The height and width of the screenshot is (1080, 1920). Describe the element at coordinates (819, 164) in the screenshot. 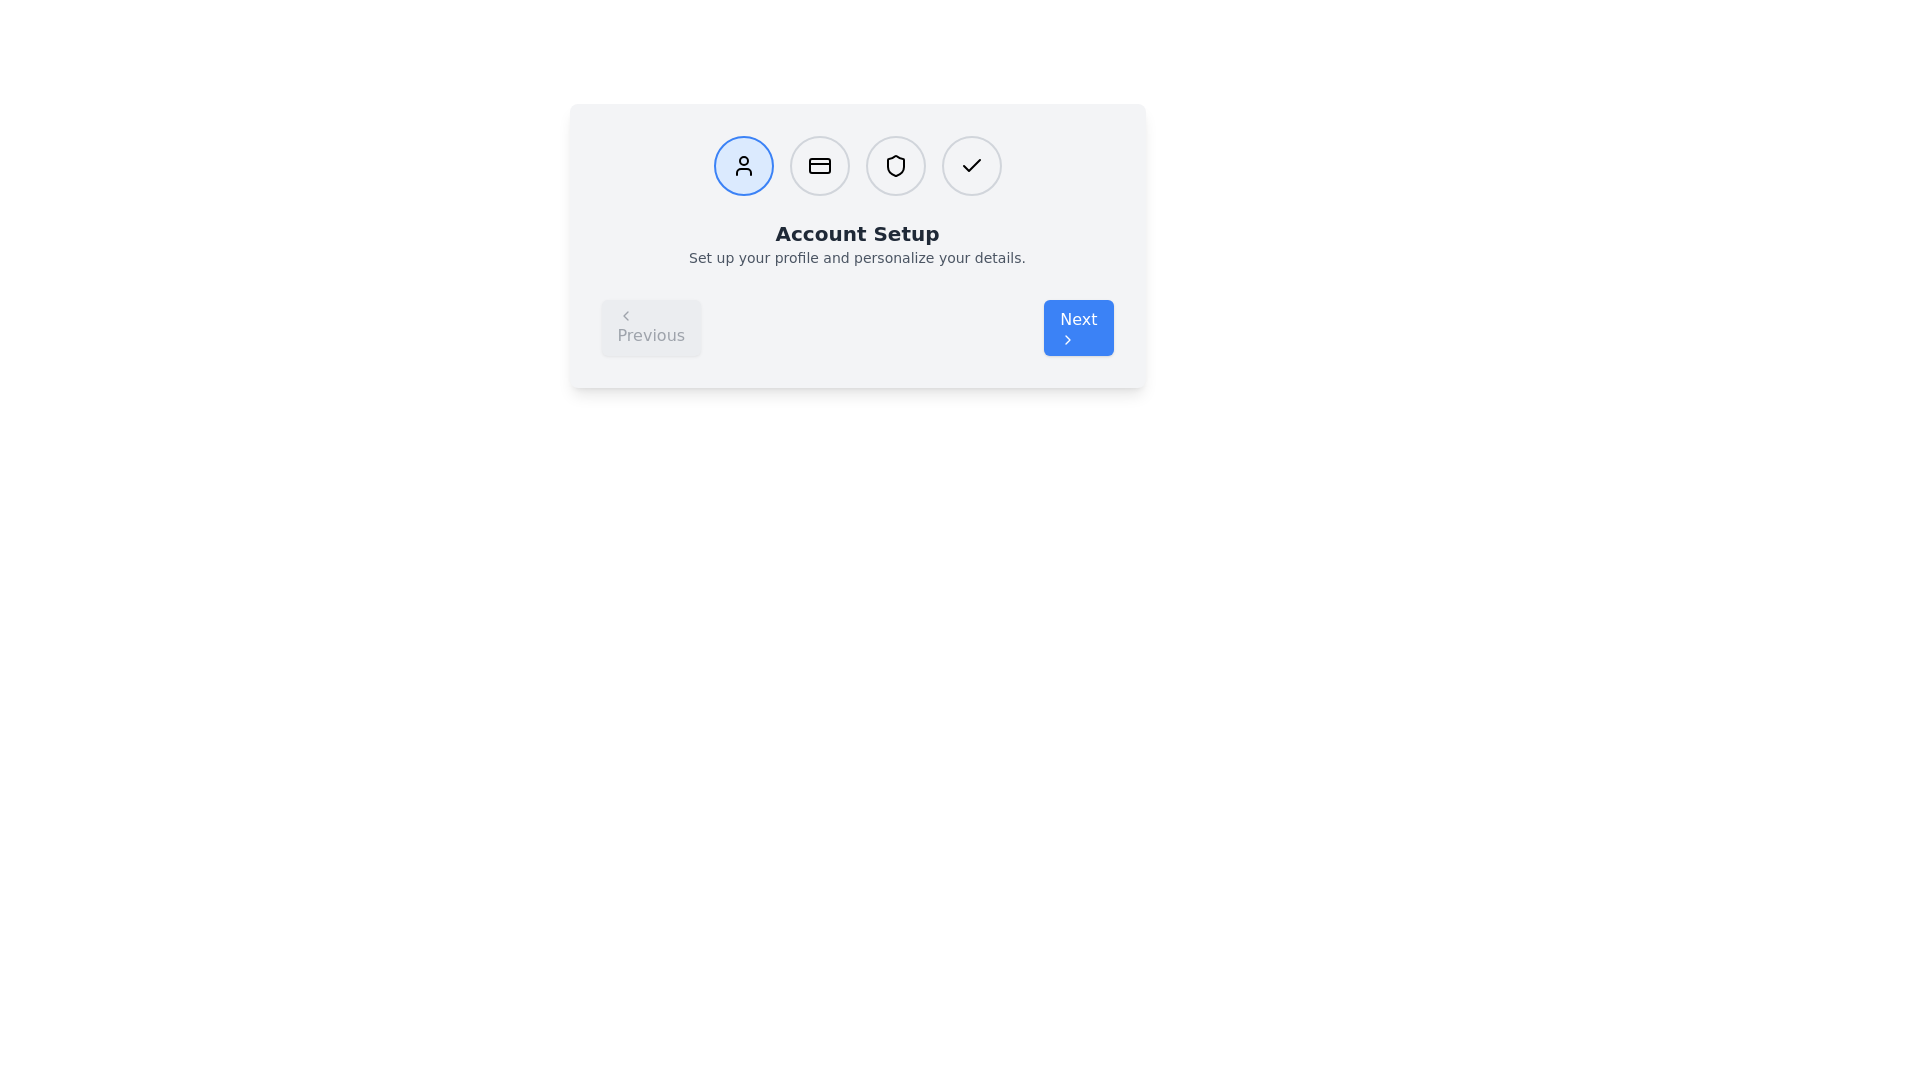

I see `the rectangular card icon element located within the second circular button from the left in a row of four buttons at the top of the interface` at that location.